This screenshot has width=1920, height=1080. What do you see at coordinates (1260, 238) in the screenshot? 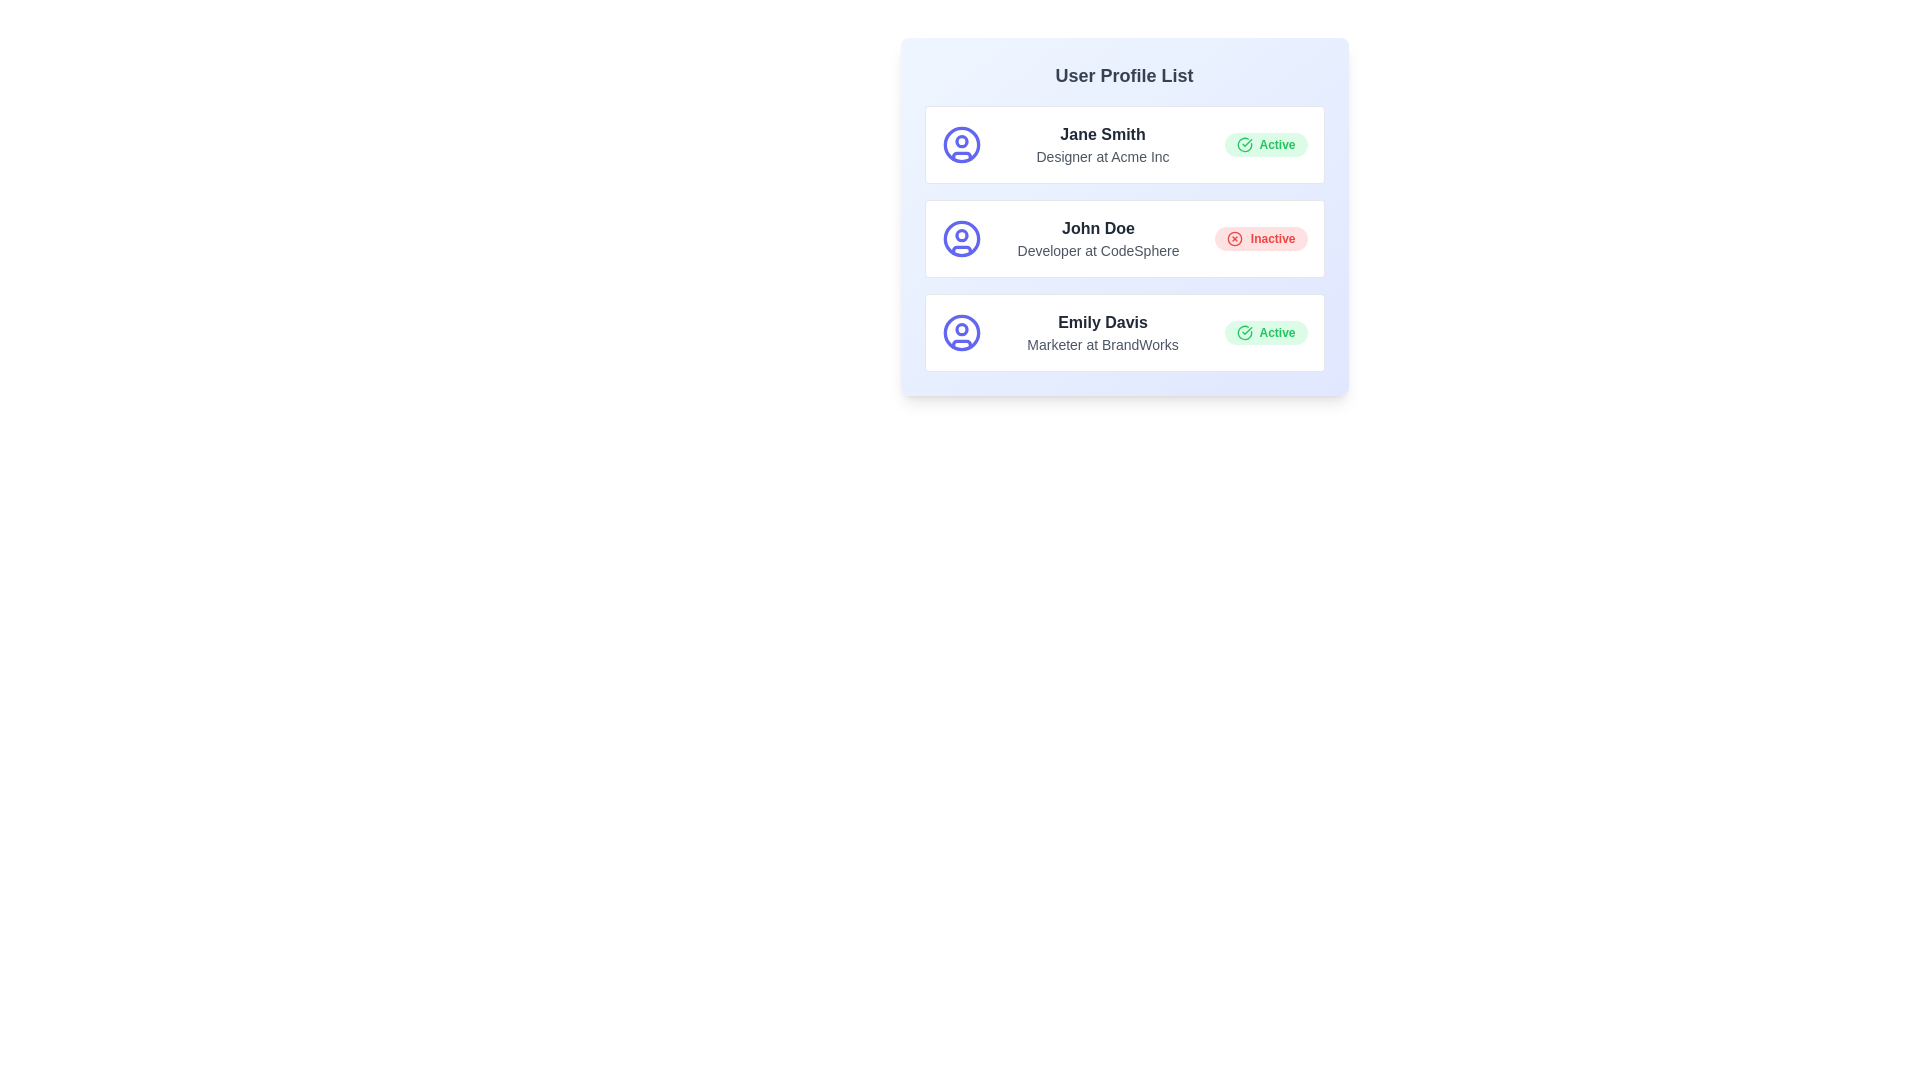
I see `the status indicator of the user profile with name John Doe` at bounding box center [1260, 238].